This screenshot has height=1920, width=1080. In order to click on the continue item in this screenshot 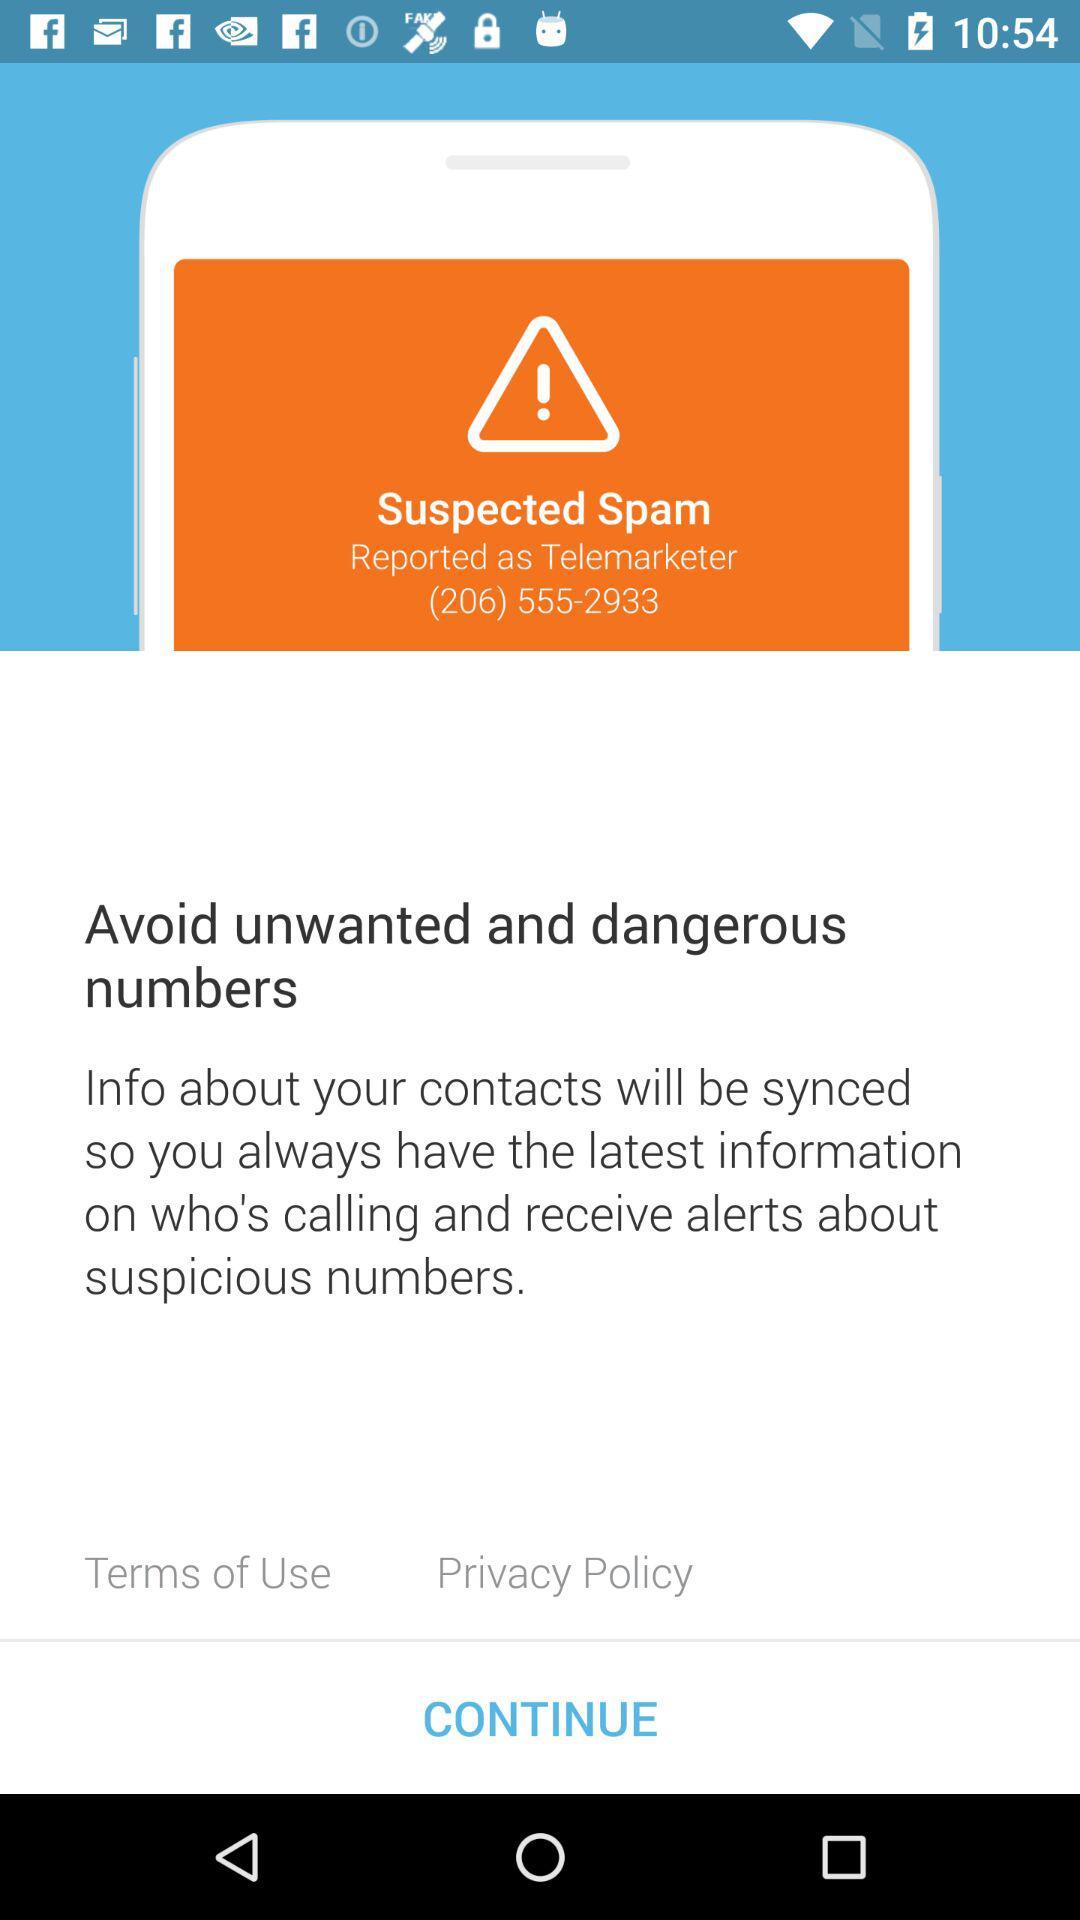, I will do `click(540, 1716)`.